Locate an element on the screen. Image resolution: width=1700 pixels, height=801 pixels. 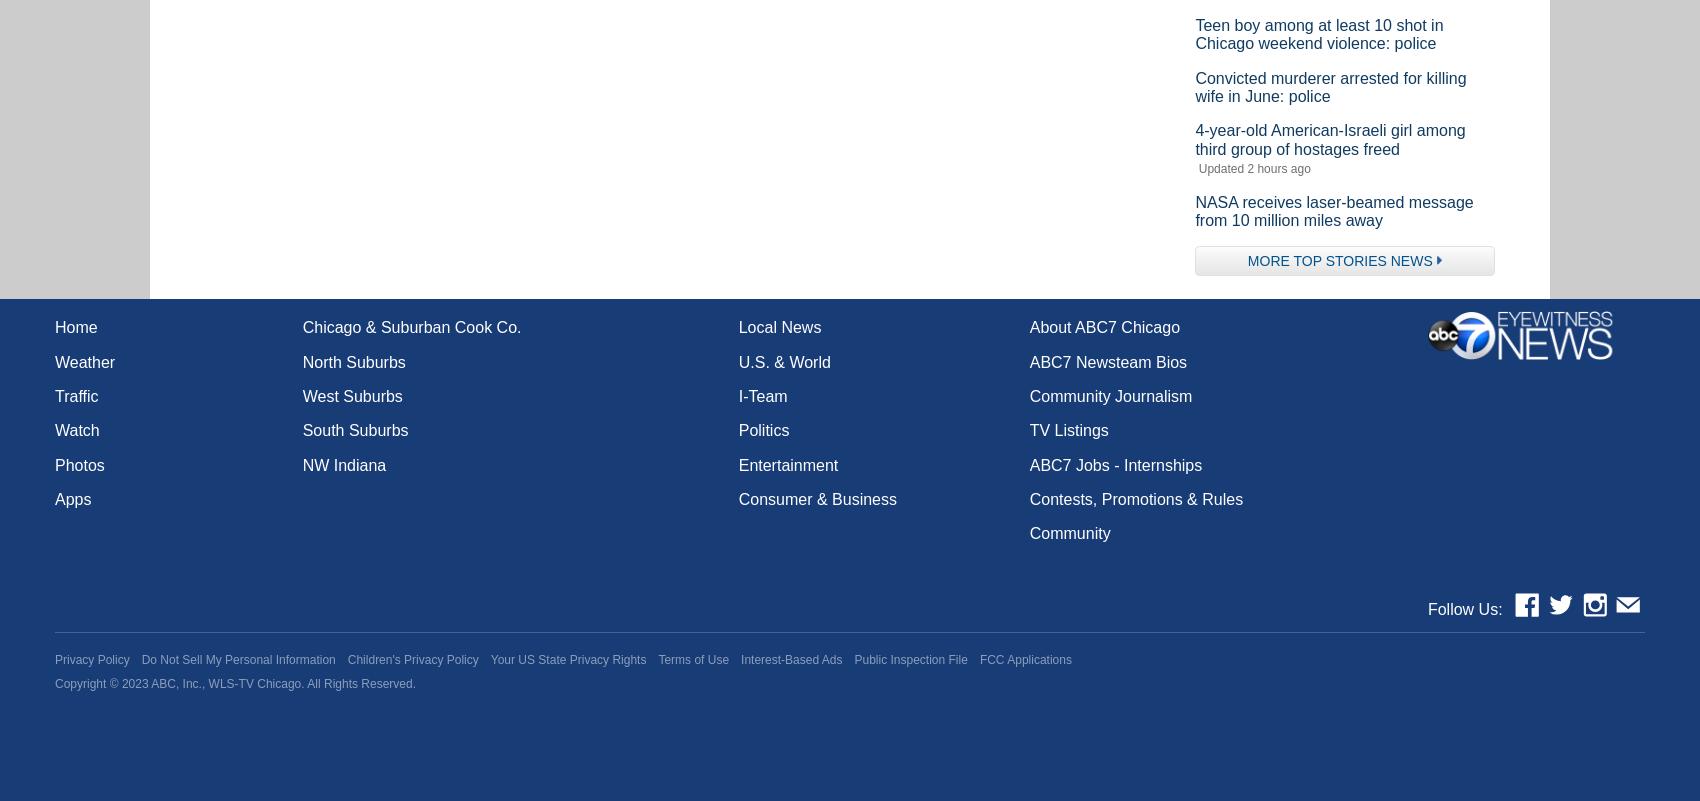
'2023' is located at coordinates (133, 683).